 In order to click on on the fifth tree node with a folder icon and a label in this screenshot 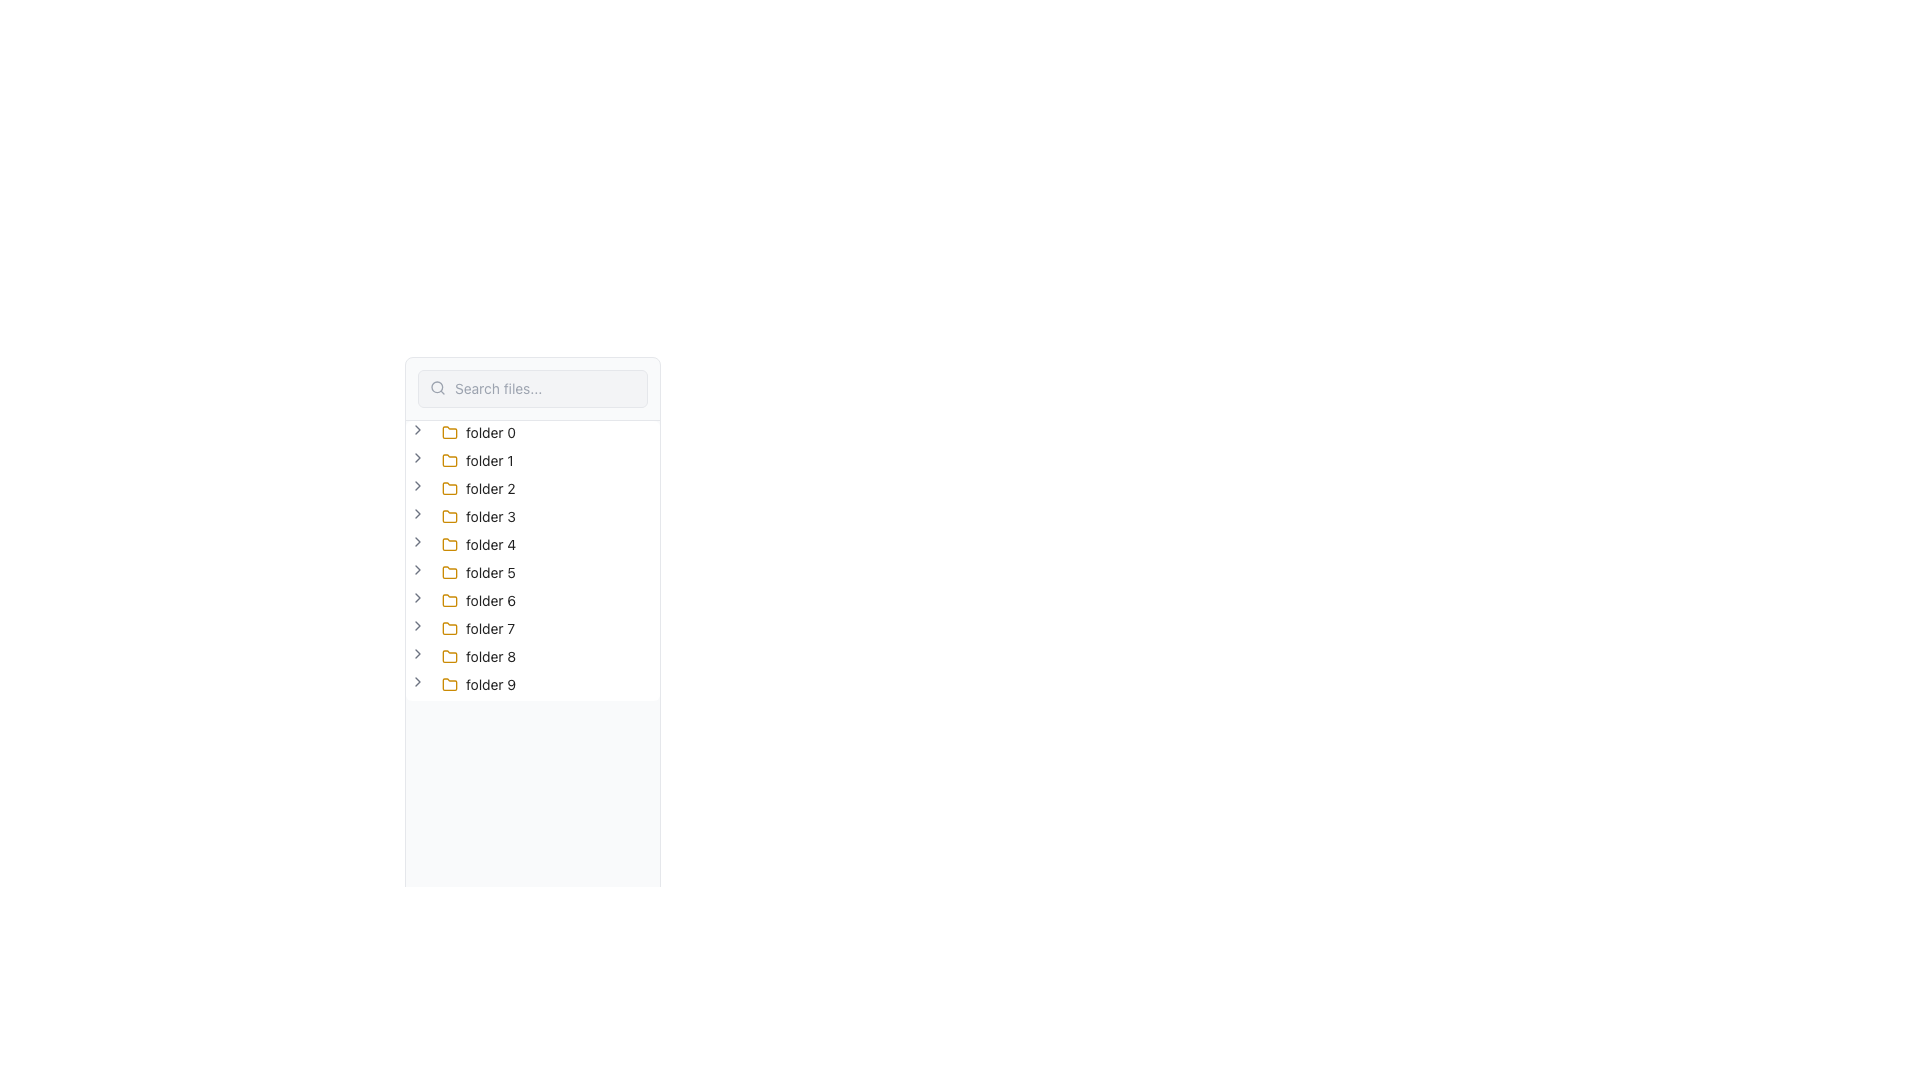, I will do `click(478, 544)`.